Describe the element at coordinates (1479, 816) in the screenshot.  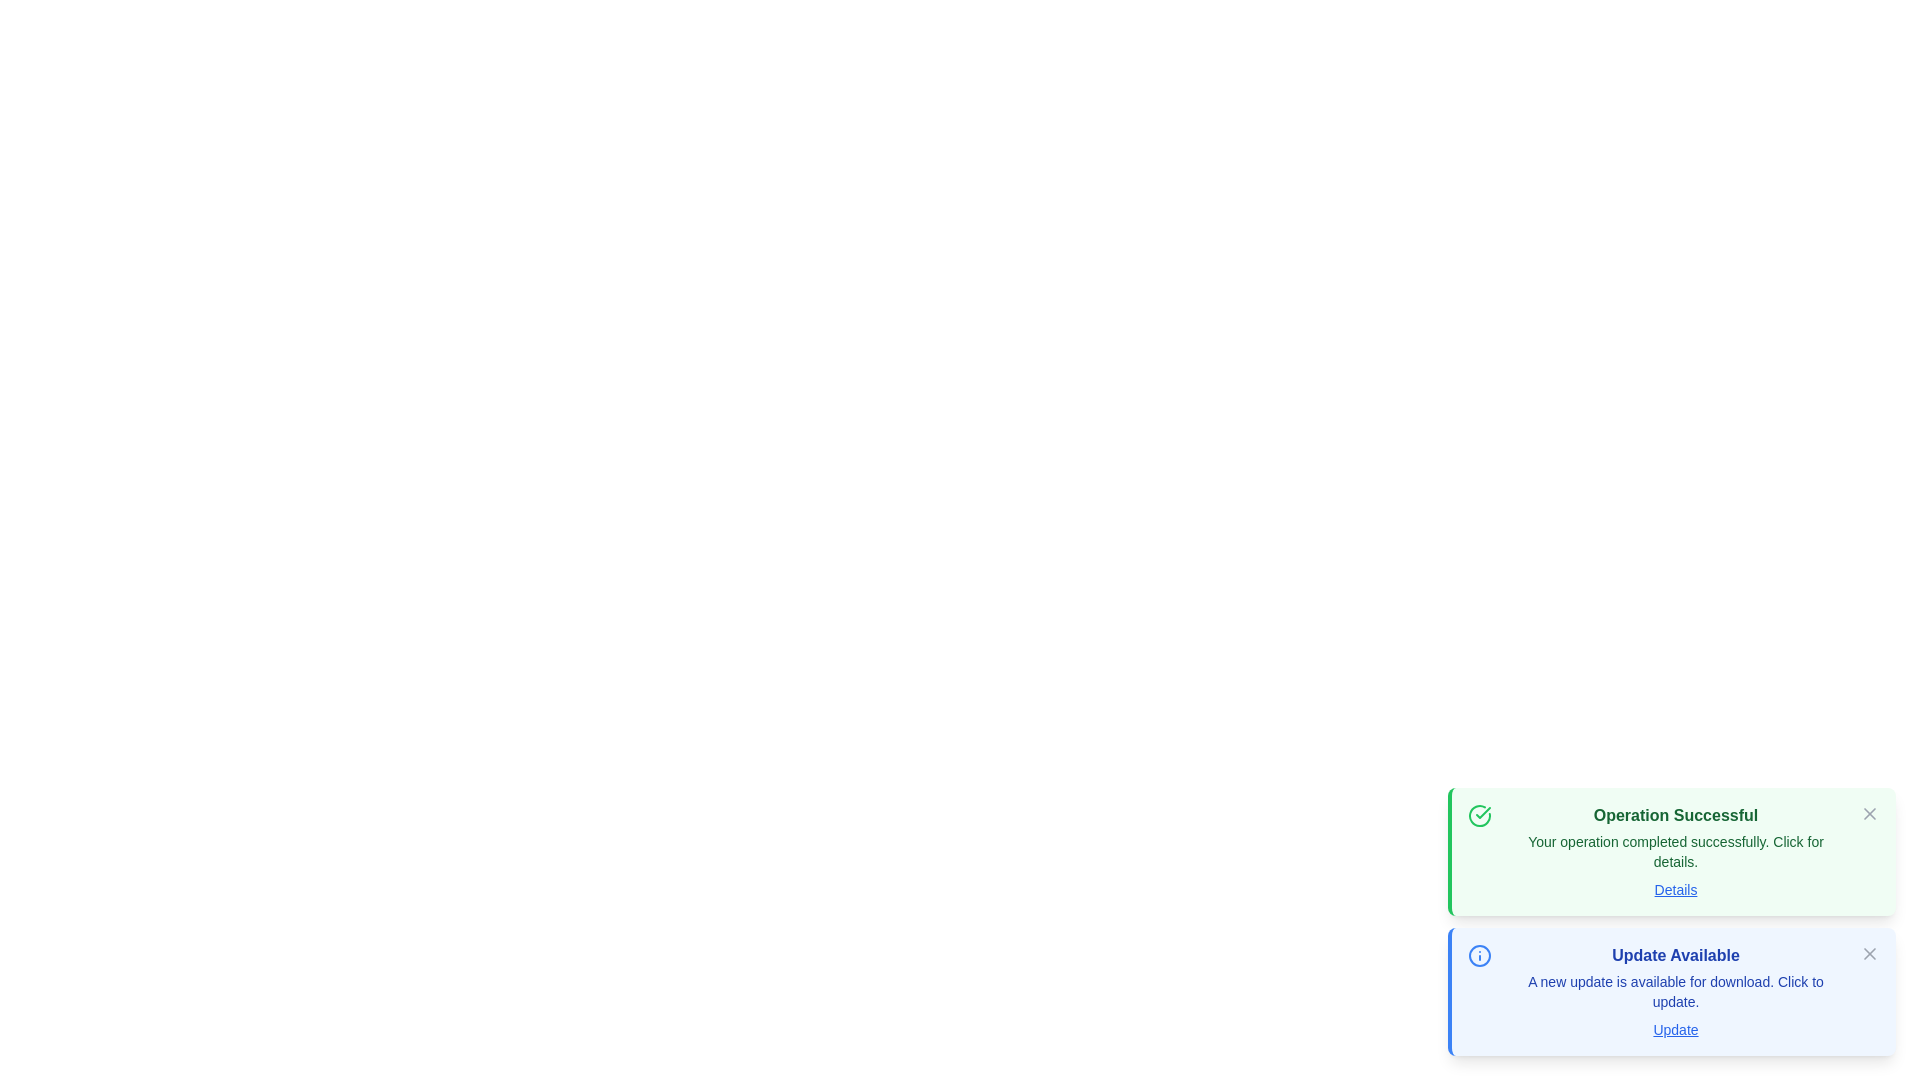
I see `the green circular icon with a tick inside, located to the left of the 'Operation Successful' text in the notification area` at that location.